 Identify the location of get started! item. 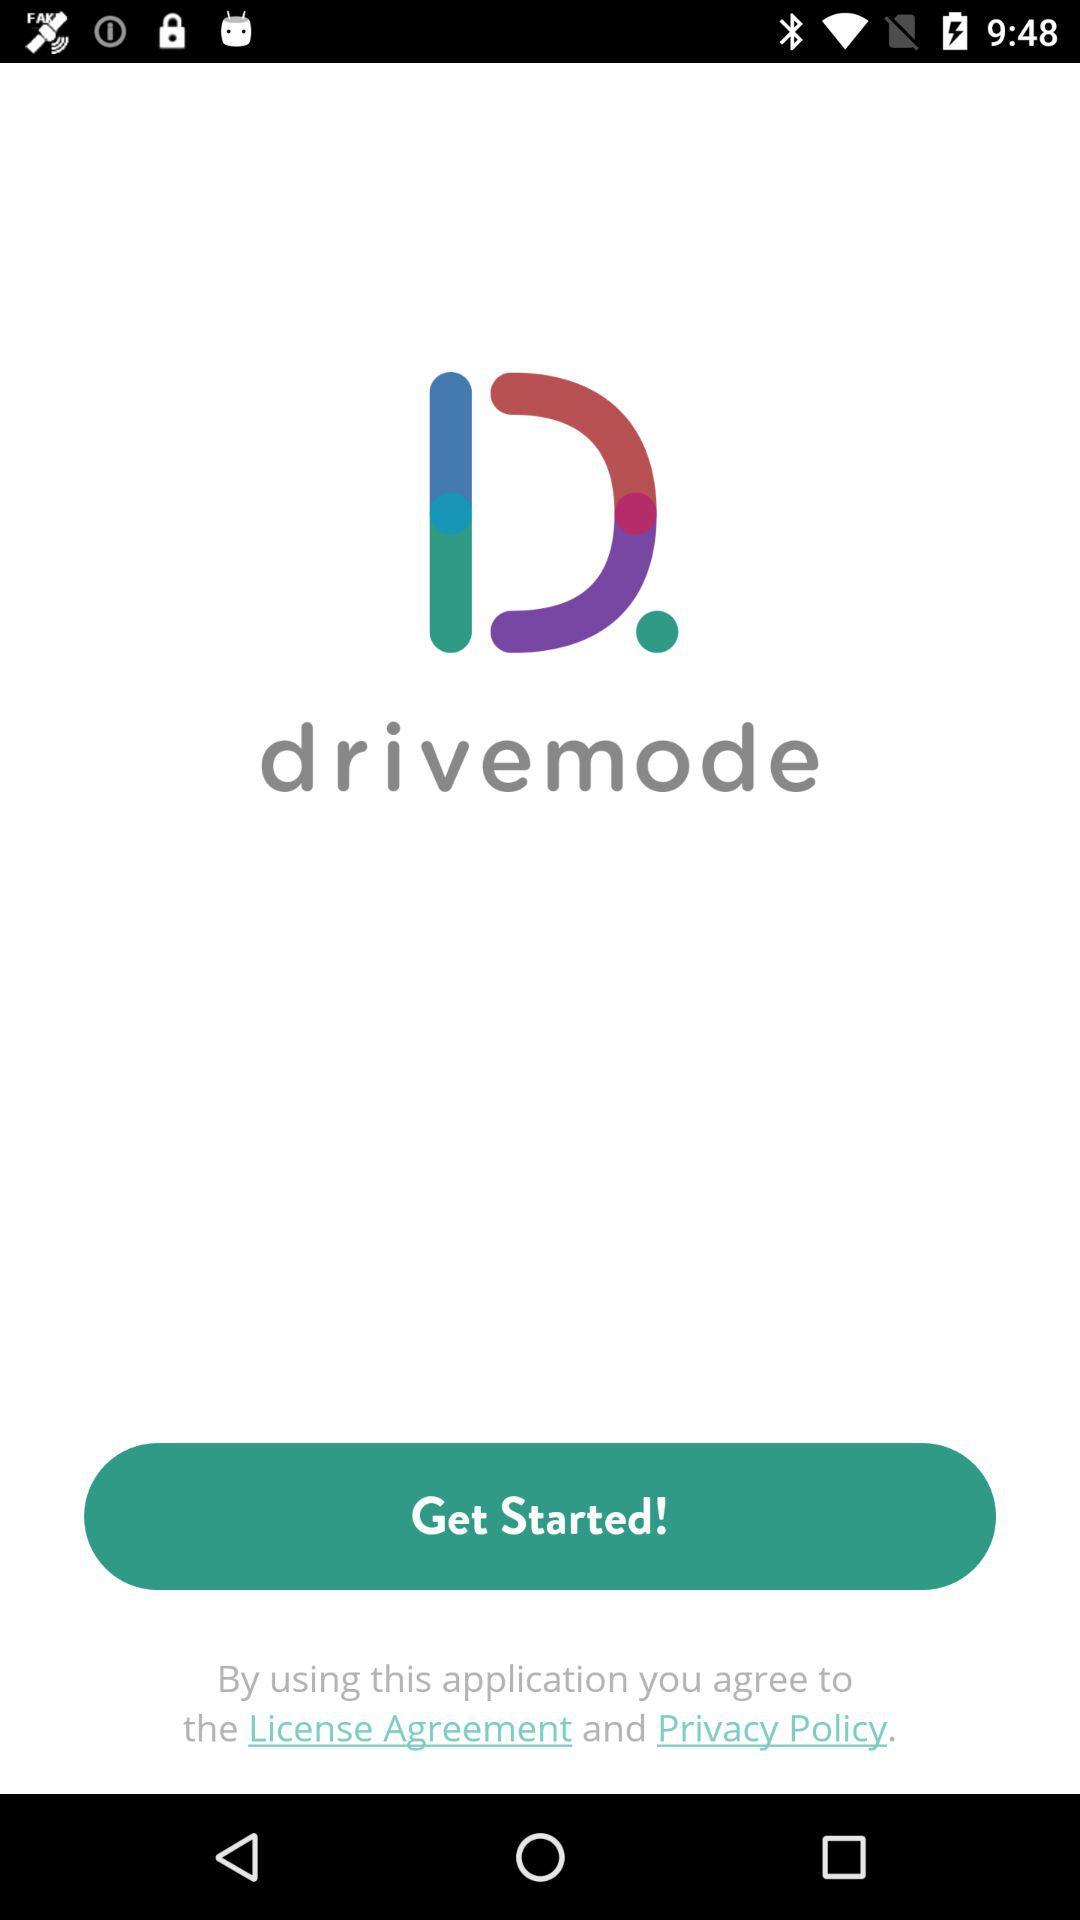
(540, 1516).